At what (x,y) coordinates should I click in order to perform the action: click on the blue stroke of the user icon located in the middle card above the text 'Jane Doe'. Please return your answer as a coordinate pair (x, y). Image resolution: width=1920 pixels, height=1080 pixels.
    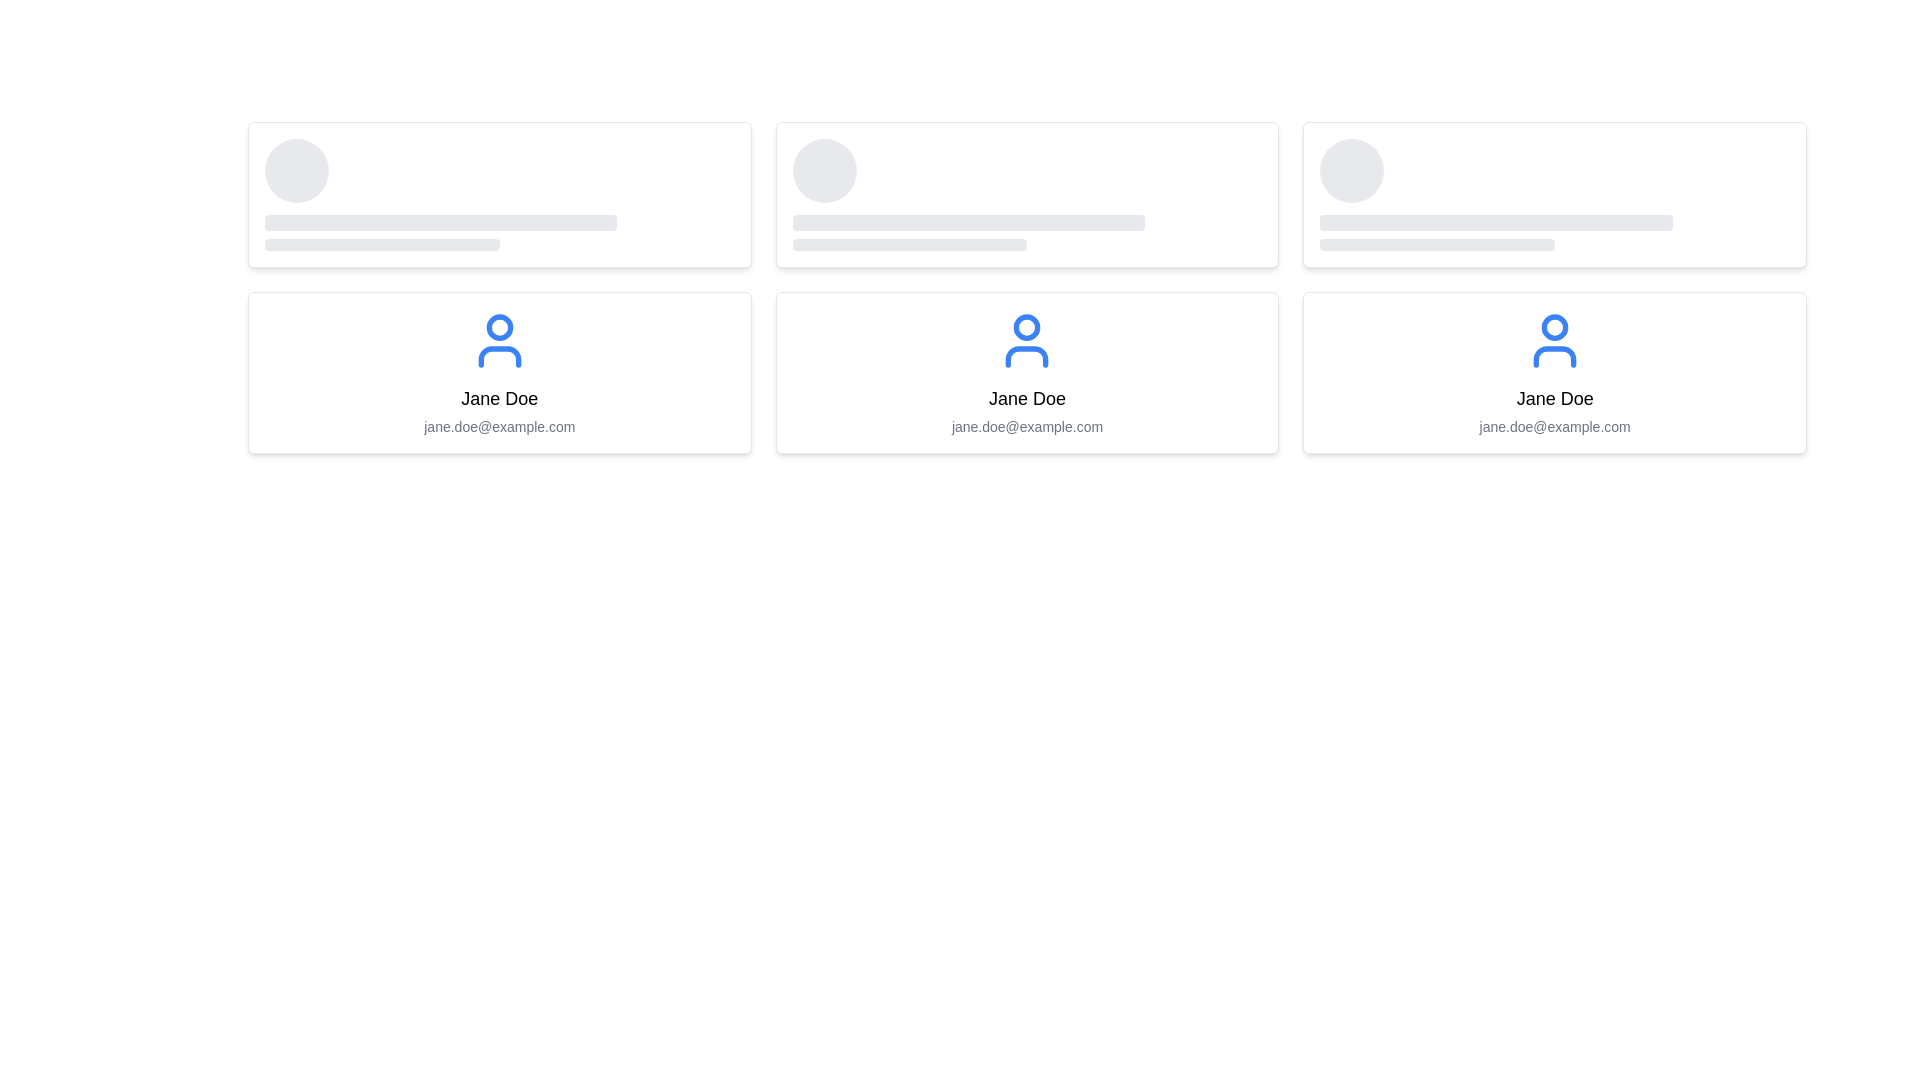
    Looking at the image, I should click on (499, 356).